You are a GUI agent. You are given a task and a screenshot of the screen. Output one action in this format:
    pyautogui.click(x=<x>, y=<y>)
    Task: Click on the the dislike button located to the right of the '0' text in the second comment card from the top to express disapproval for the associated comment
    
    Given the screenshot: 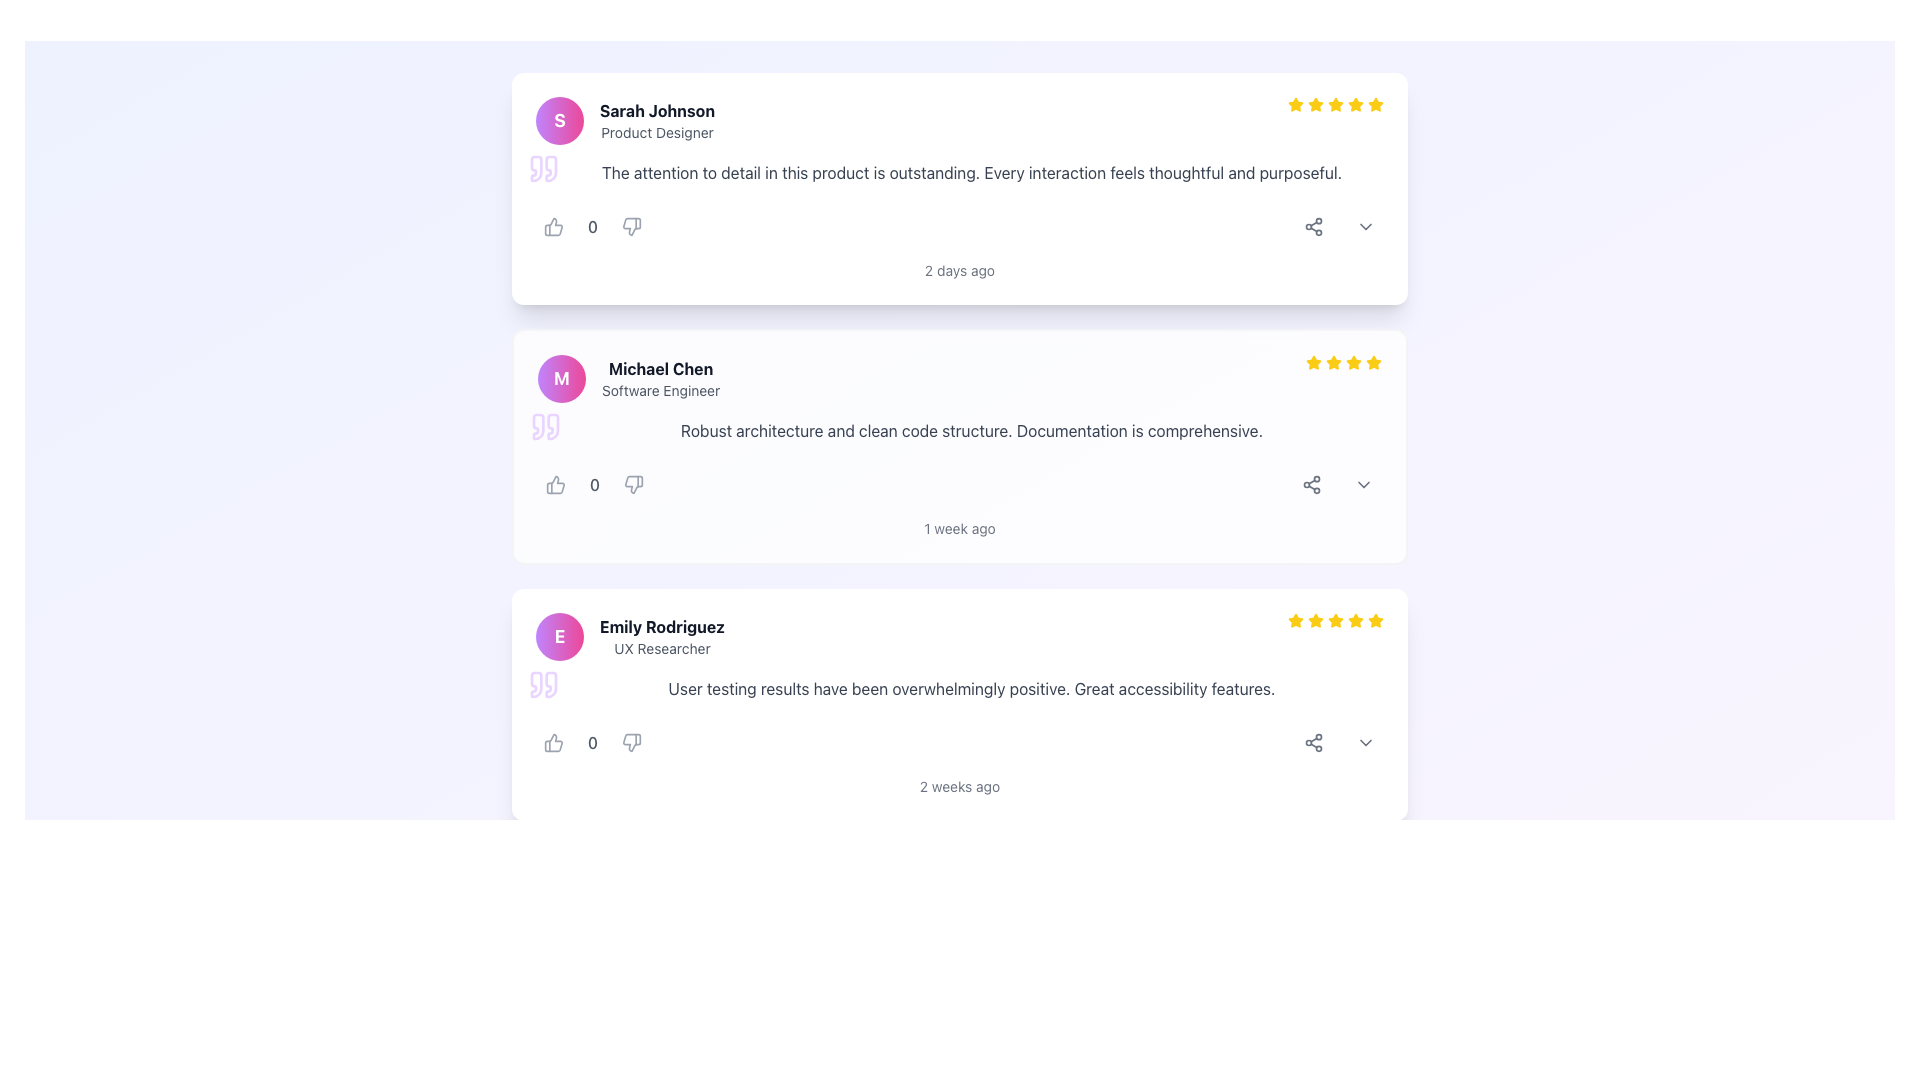 What is the action you would take?
    pyautogui.click(x=632, y=485)
    